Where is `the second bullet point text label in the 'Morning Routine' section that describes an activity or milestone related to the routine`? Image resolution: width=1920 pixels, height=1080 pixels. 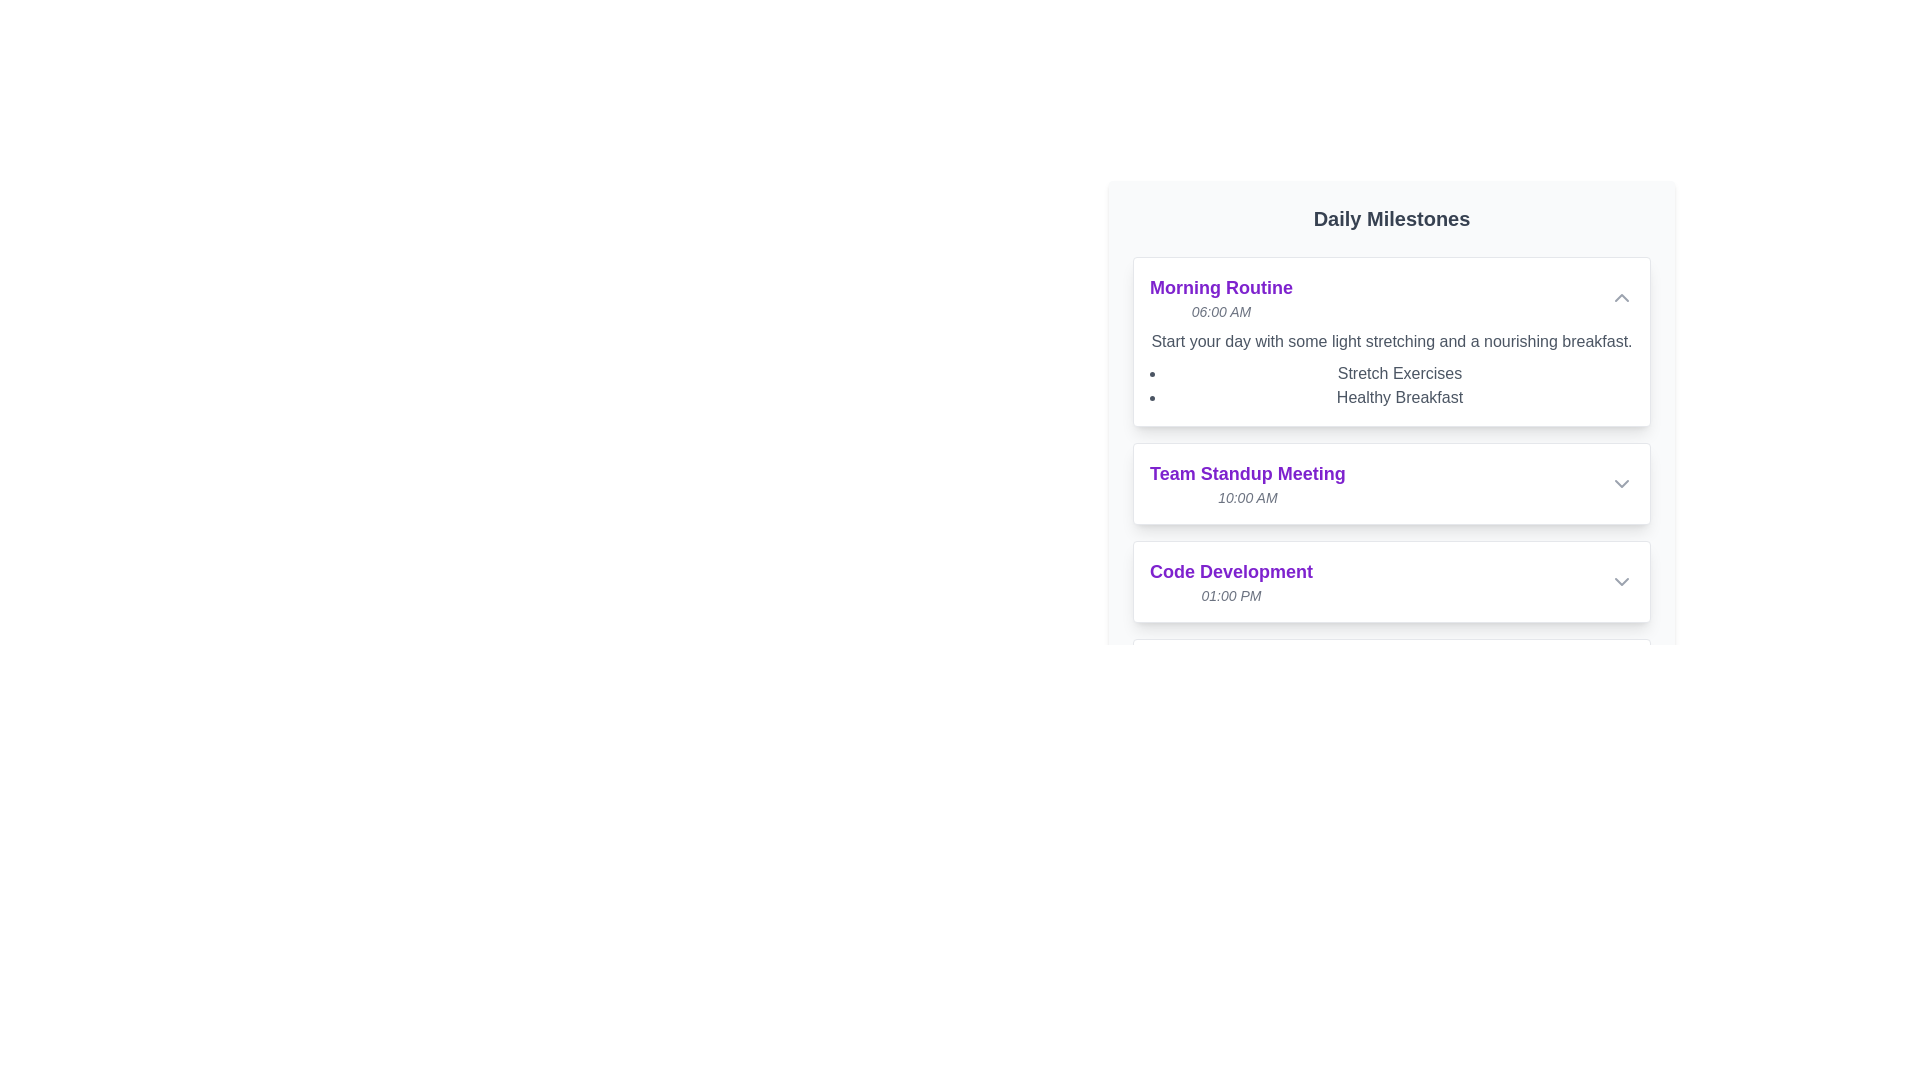 the second bullet point text label in the 'Morning Routine' section that describes an activity or milestone related to the routine is located at coordinates (1399, 397).